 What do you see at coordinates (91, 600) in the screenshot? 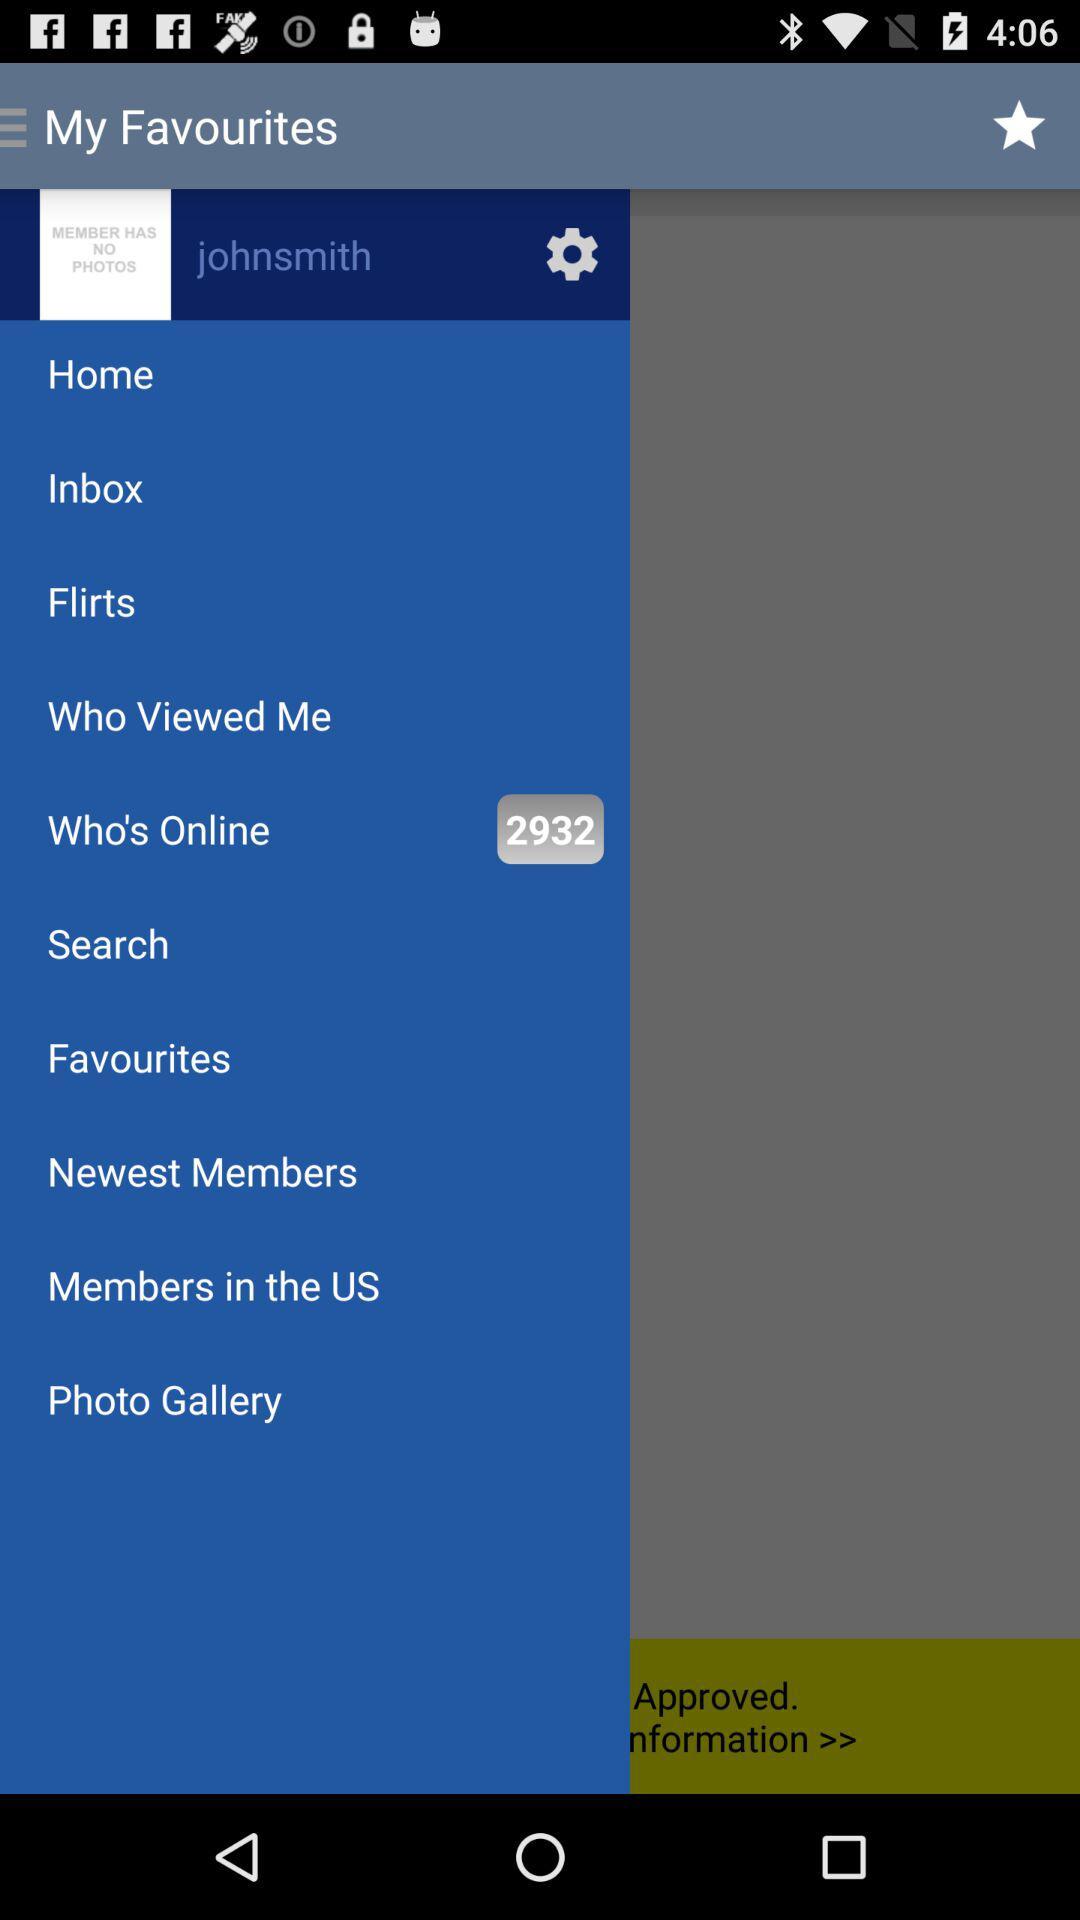
I see `the app below the inbox` at bounding box center [91, 600].